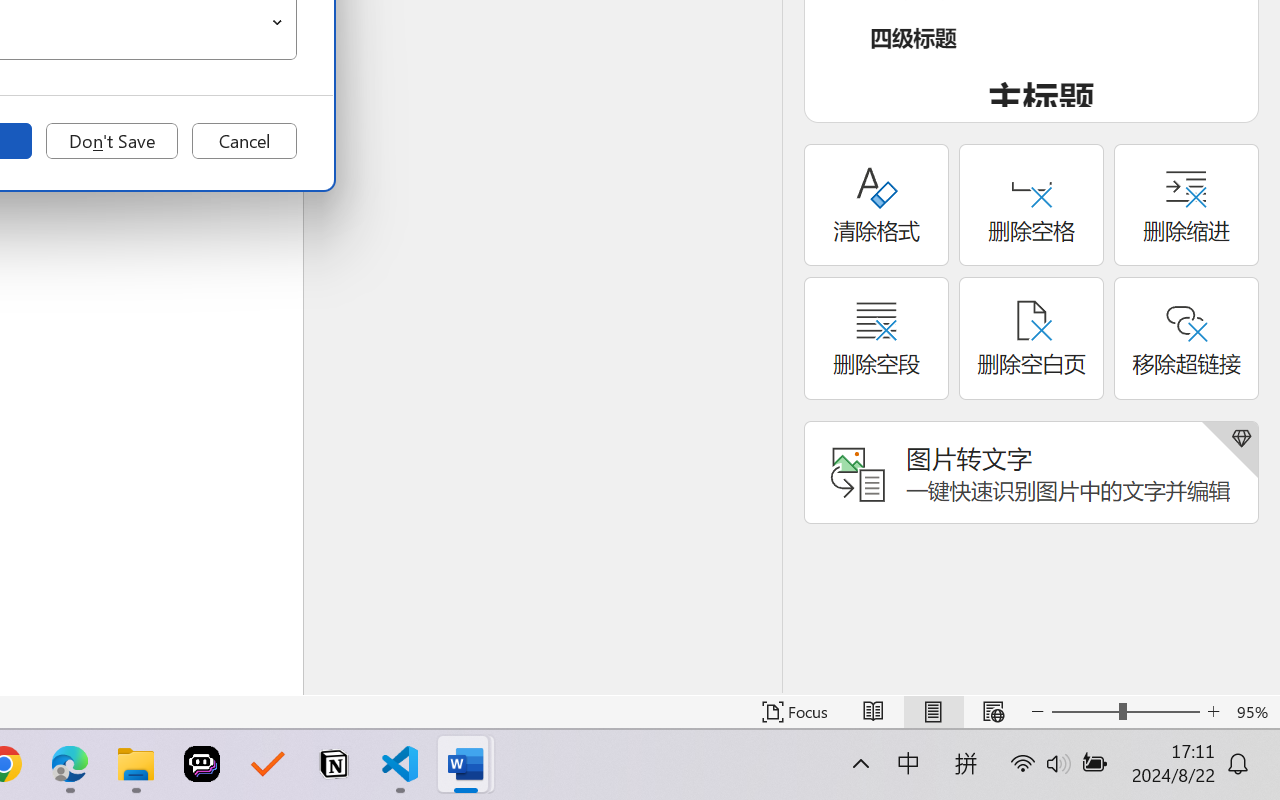 This screenshot has width=1280, height=800. Describe the element at coordinates (111, 141) in the screenshot. I see `'Don'` at that location.